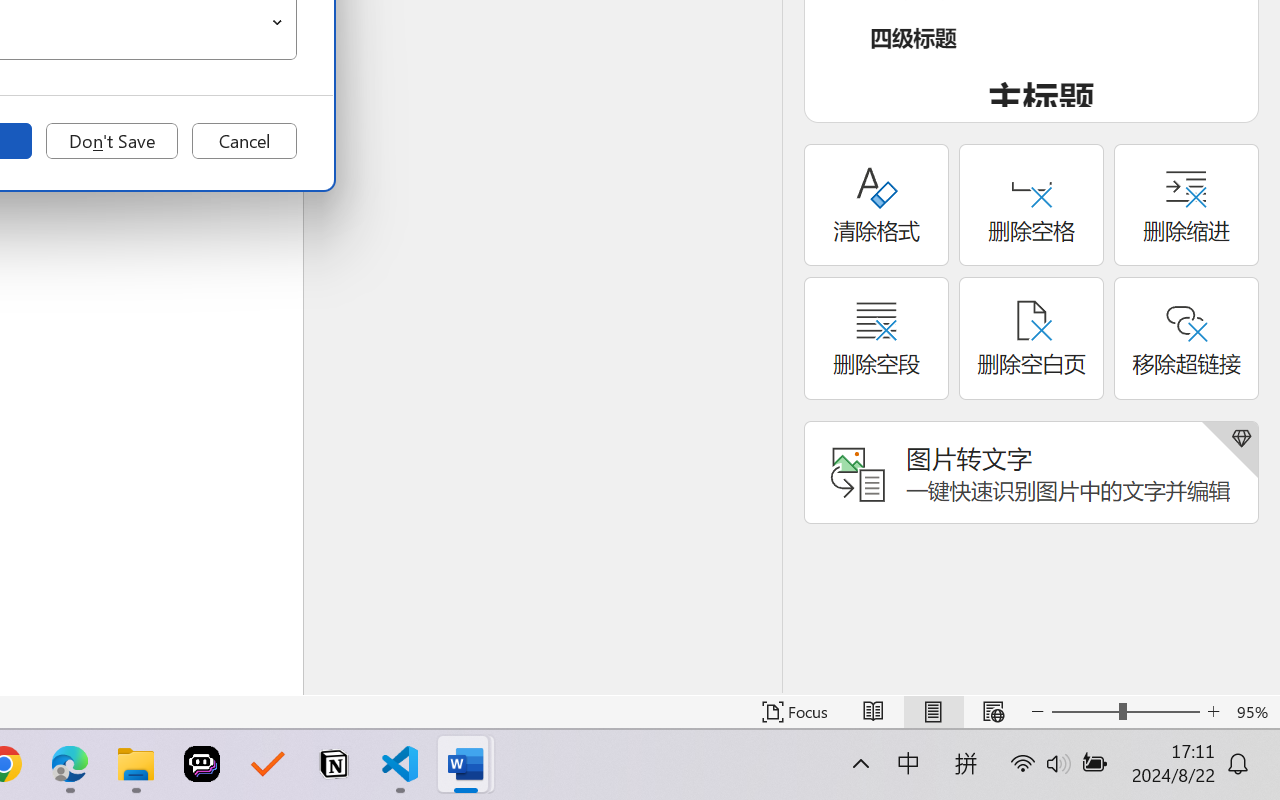 This screenshot has width=1280, height=800. Describe the element at coordinates (111, 141) in the screenshot. I see `'Don'` at that location.